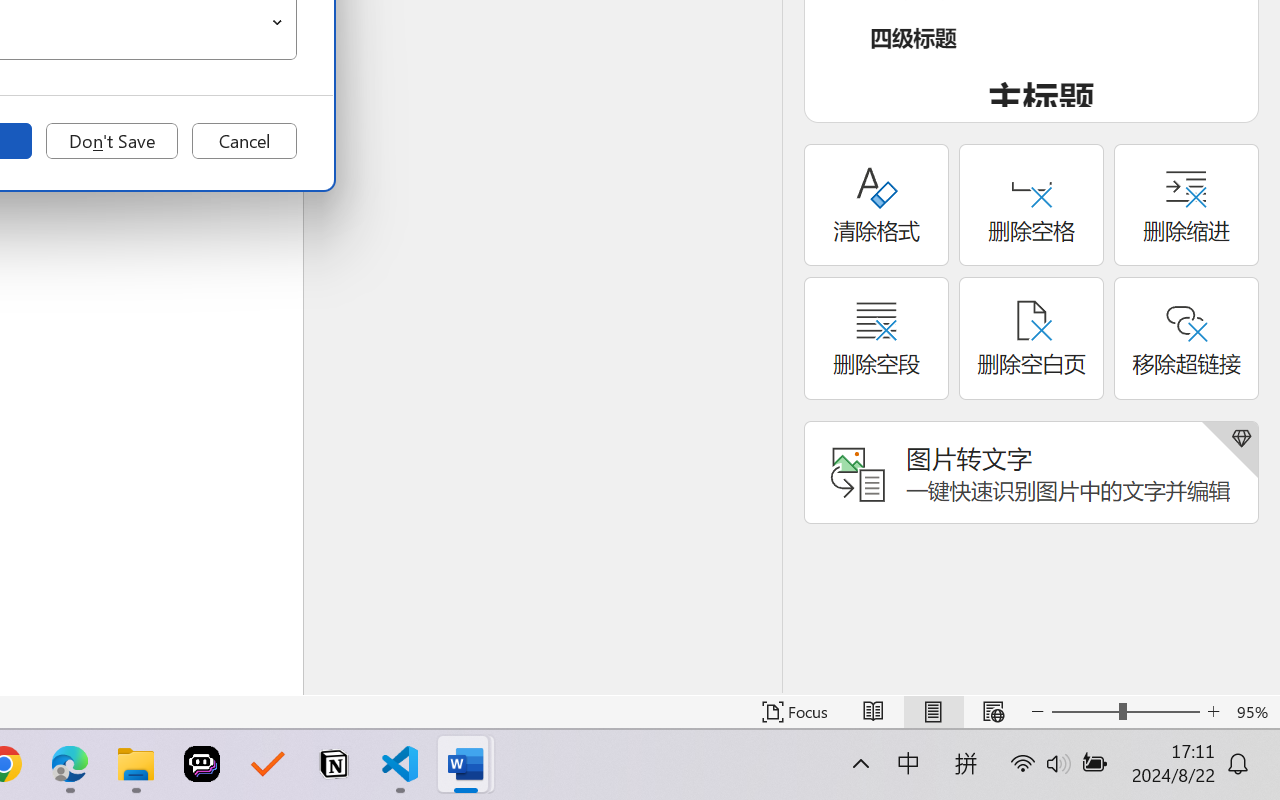 This screenshot has width=1280, height=800. Describe the element at coordinates (111, 141) in the screenshot. I see `'Don'` at that location.